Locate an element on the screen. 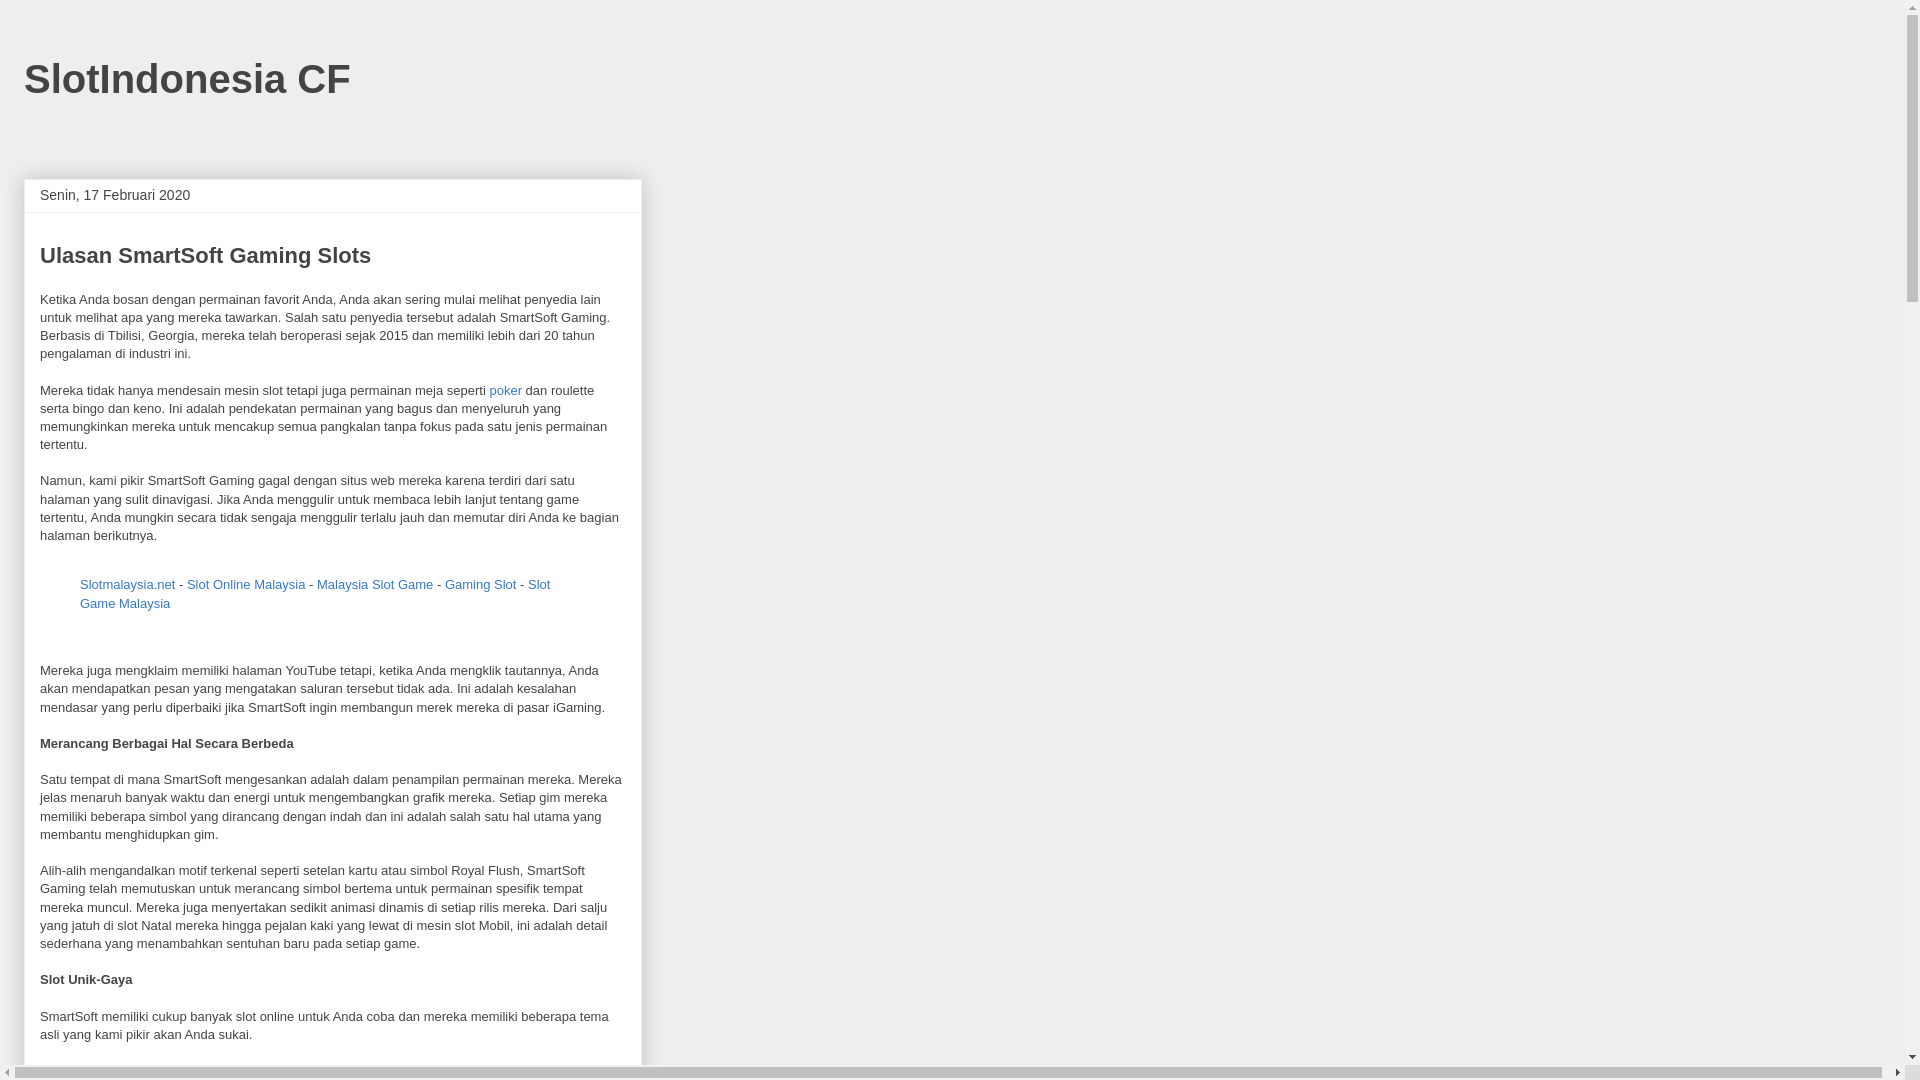 The width and height of the screenshot is (1920, 1080). 'Gaming Slot' is located at coordinates (444, 584).